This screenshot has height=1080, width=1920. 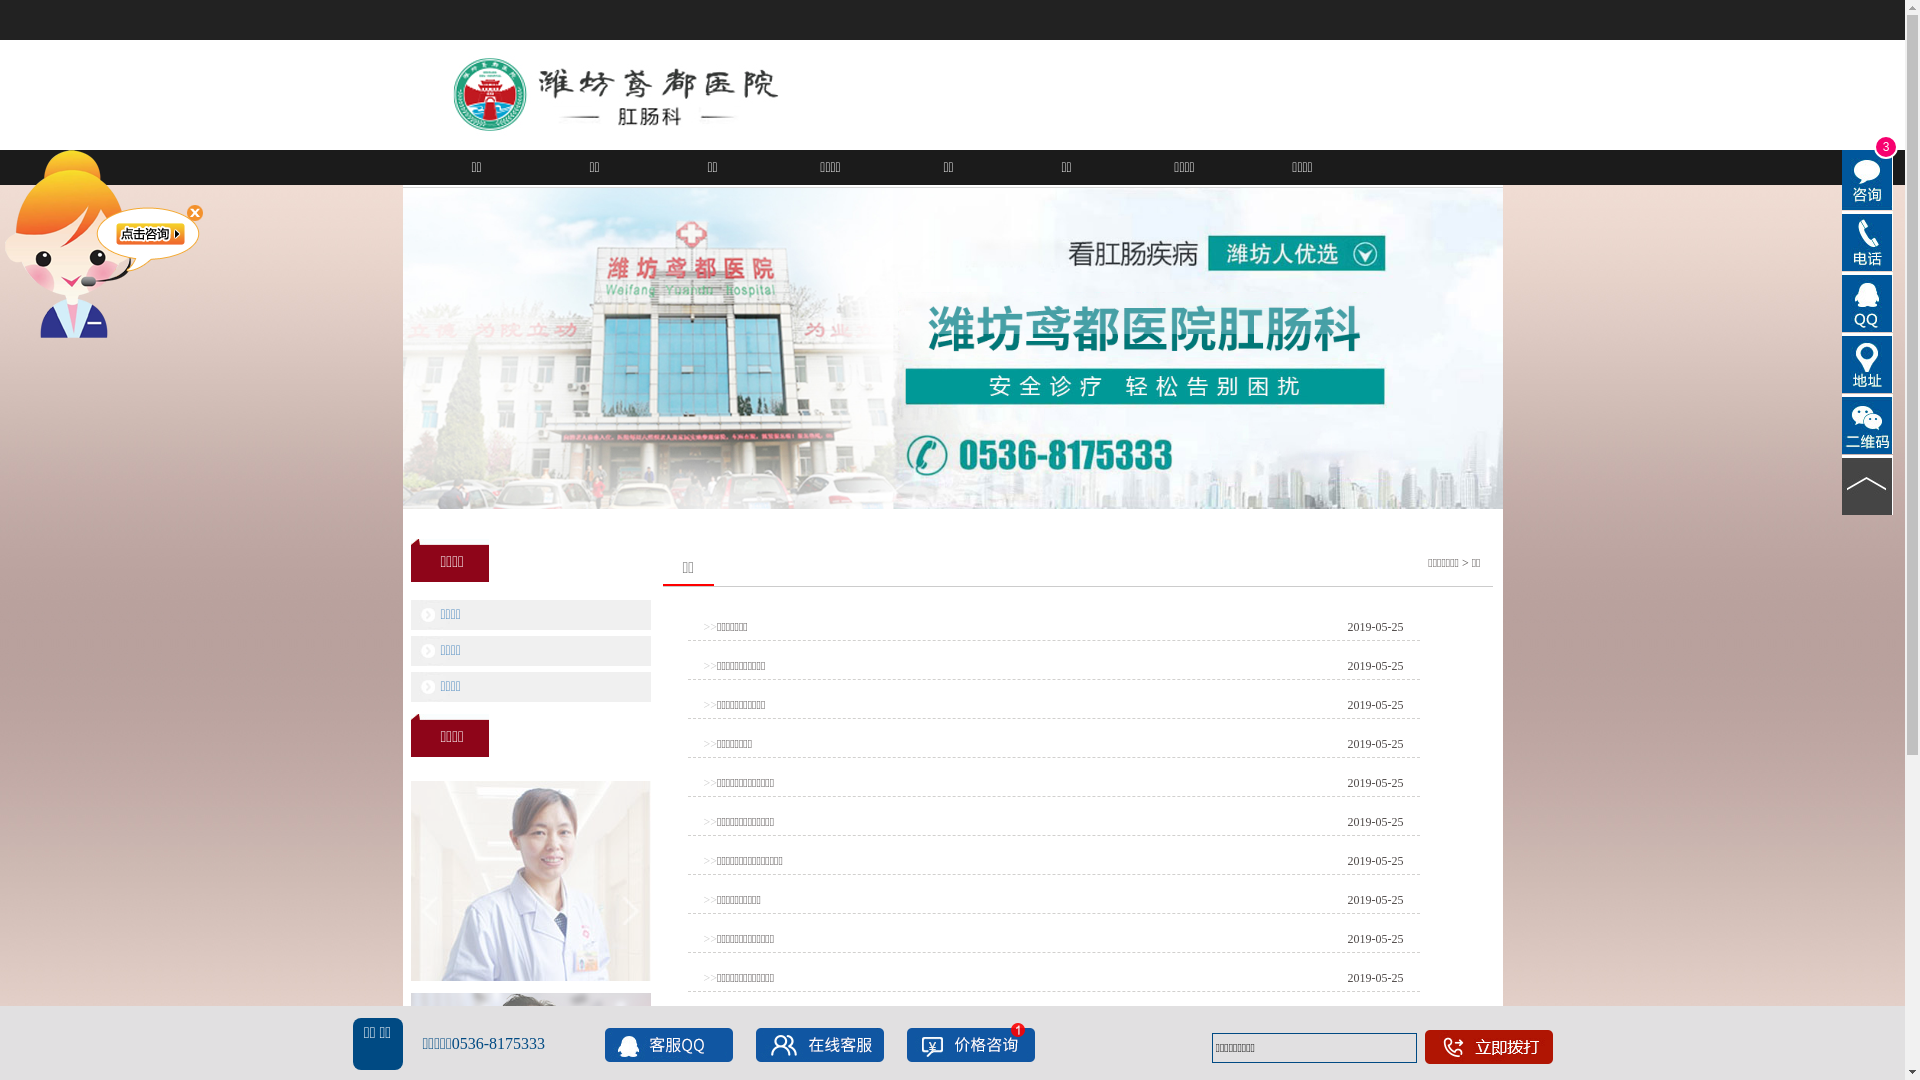 I want to click on '3', so click(x=1866, y=180).